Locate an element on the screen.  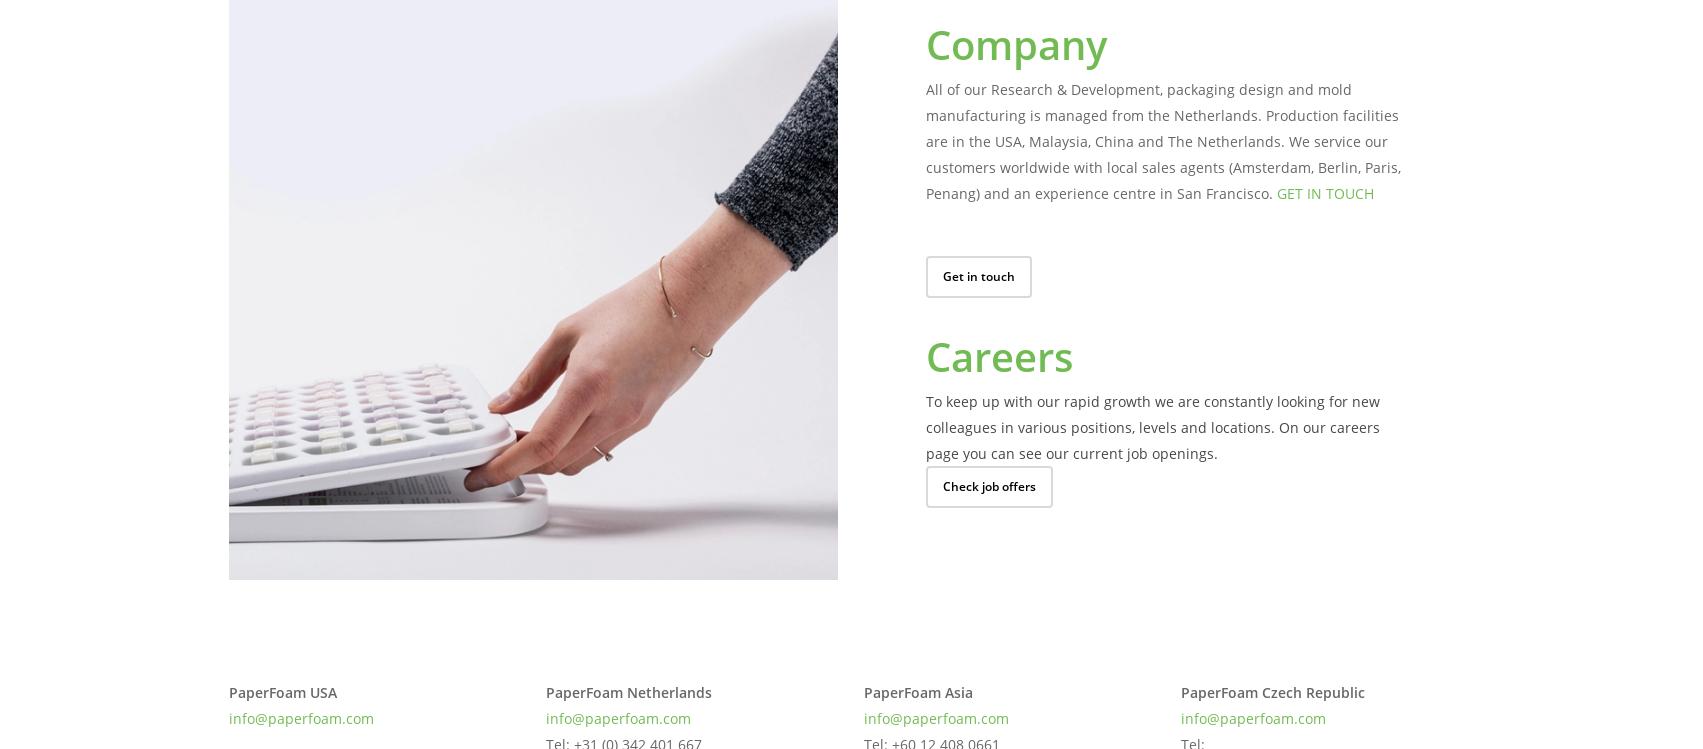
'Check job offers' is located at coordinates (987, 485).